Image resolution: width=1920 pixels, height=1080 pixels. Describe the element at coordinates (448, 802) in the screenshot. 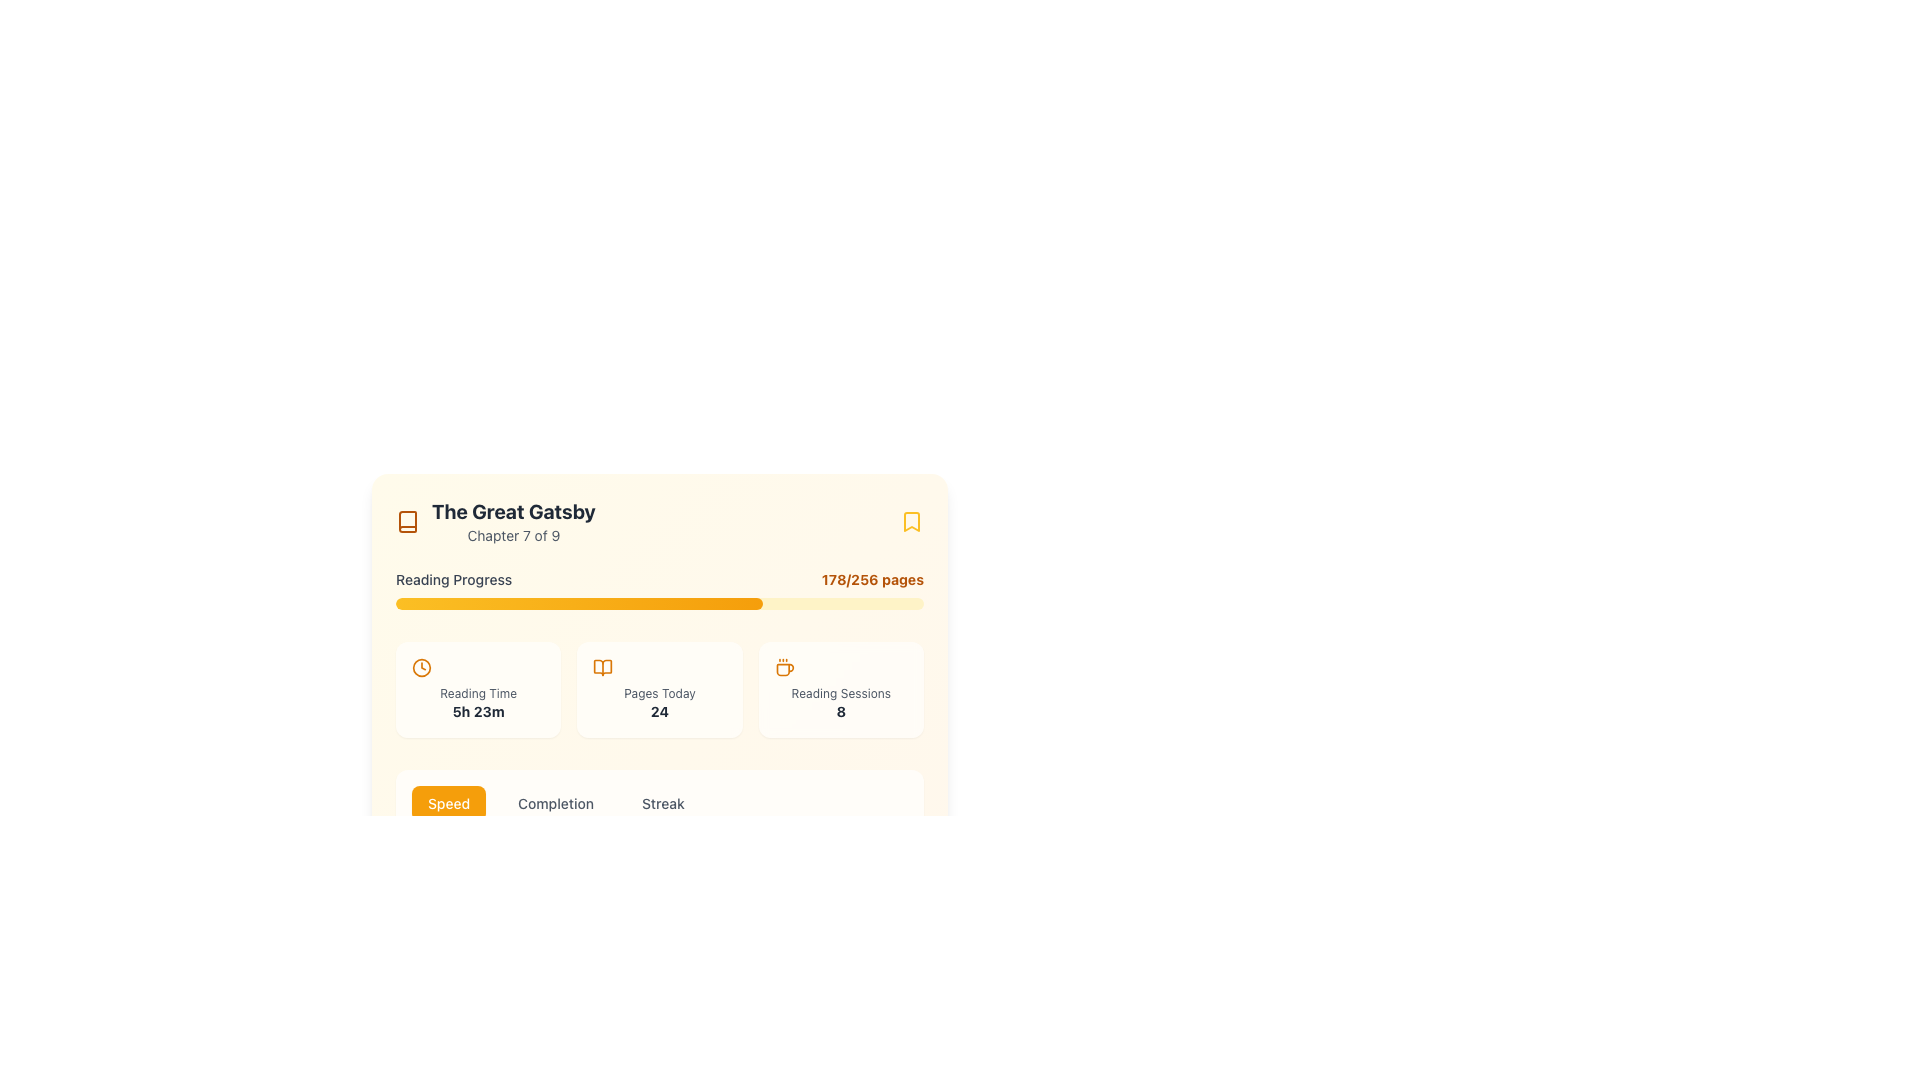

I see `the button located at the far left of a row of three buttons, which selects the 'Speed' section` at that location.